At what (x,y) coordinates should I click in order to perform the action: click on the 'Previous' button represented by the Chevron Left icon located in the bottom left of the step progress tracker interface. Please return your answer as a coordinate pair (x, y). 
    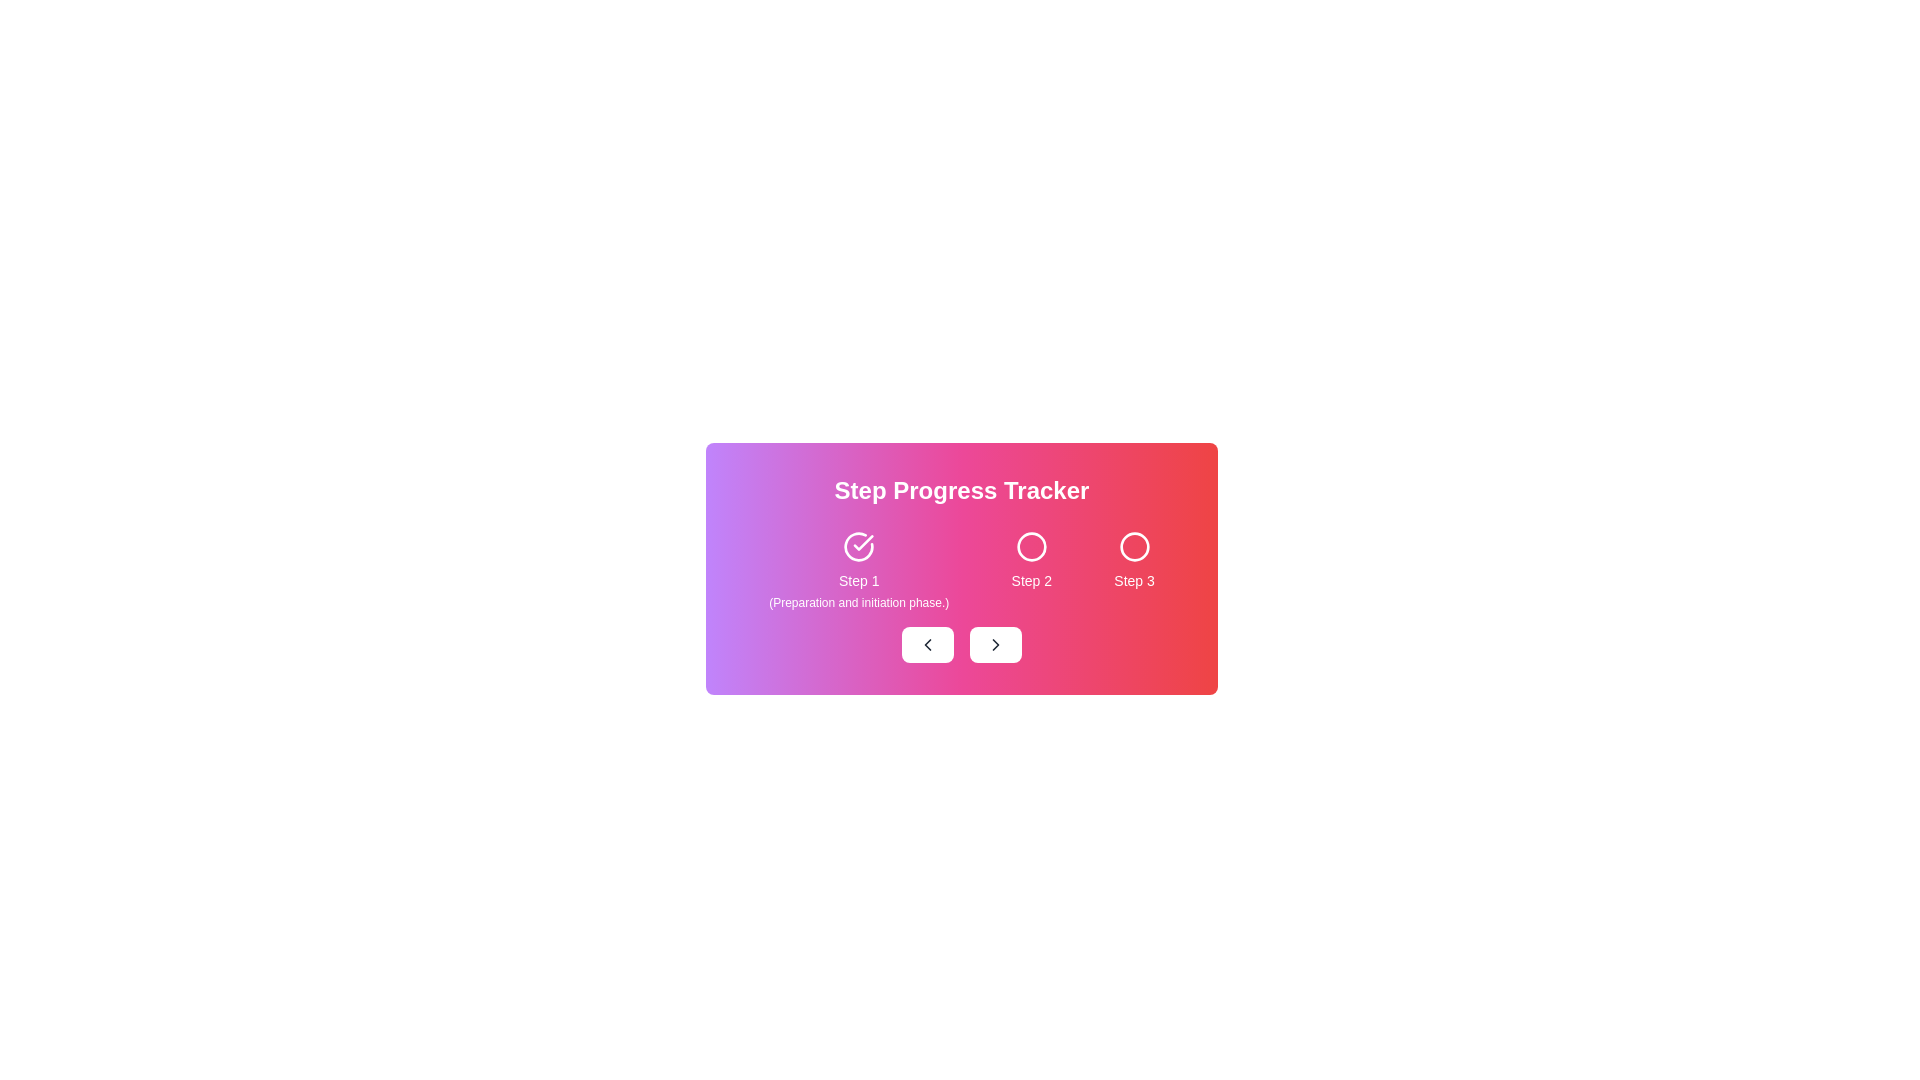
    Looking at the image, I should click on (926, 644).